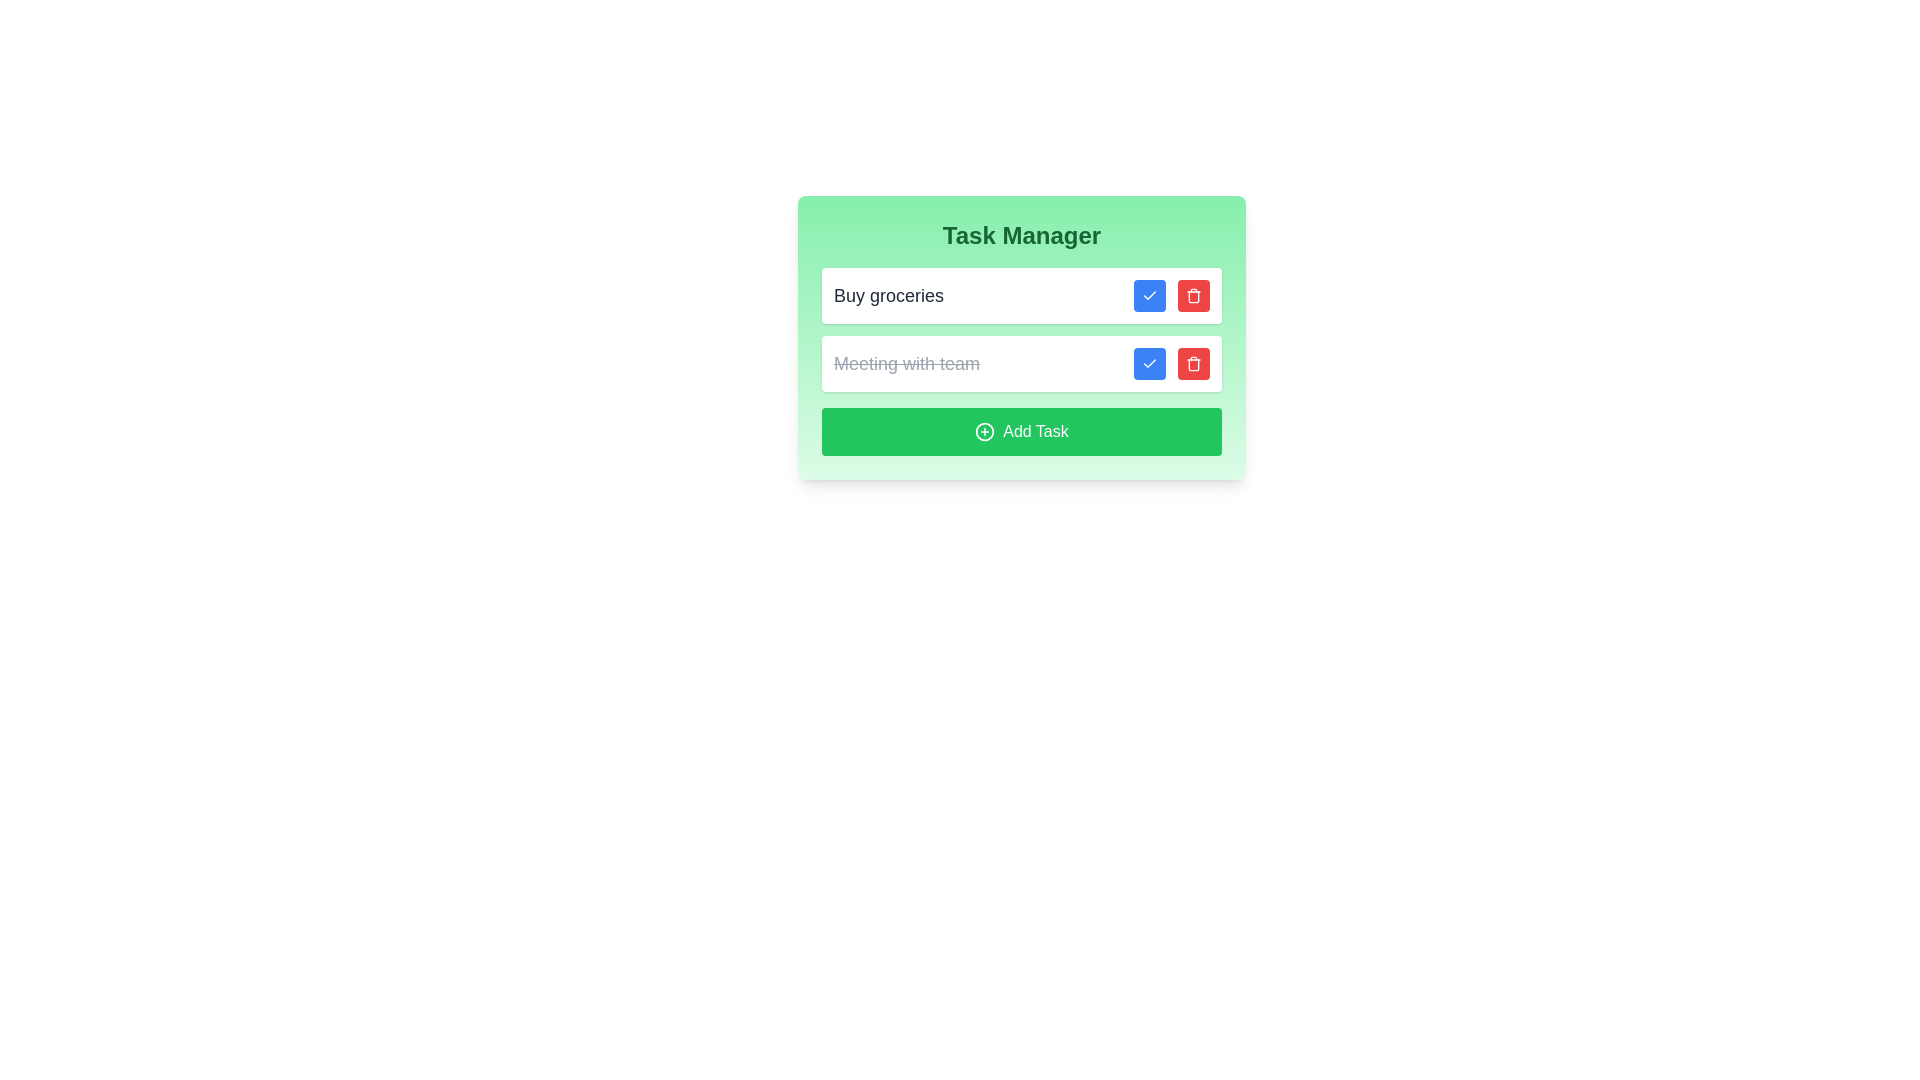  Describe the element at coordinates (1194, 363) in the screenshot. I see `the delete button located to the right of the blue checkmark button in the task management application, which is associated with the task labeled 'Meeting with team'` at that location.